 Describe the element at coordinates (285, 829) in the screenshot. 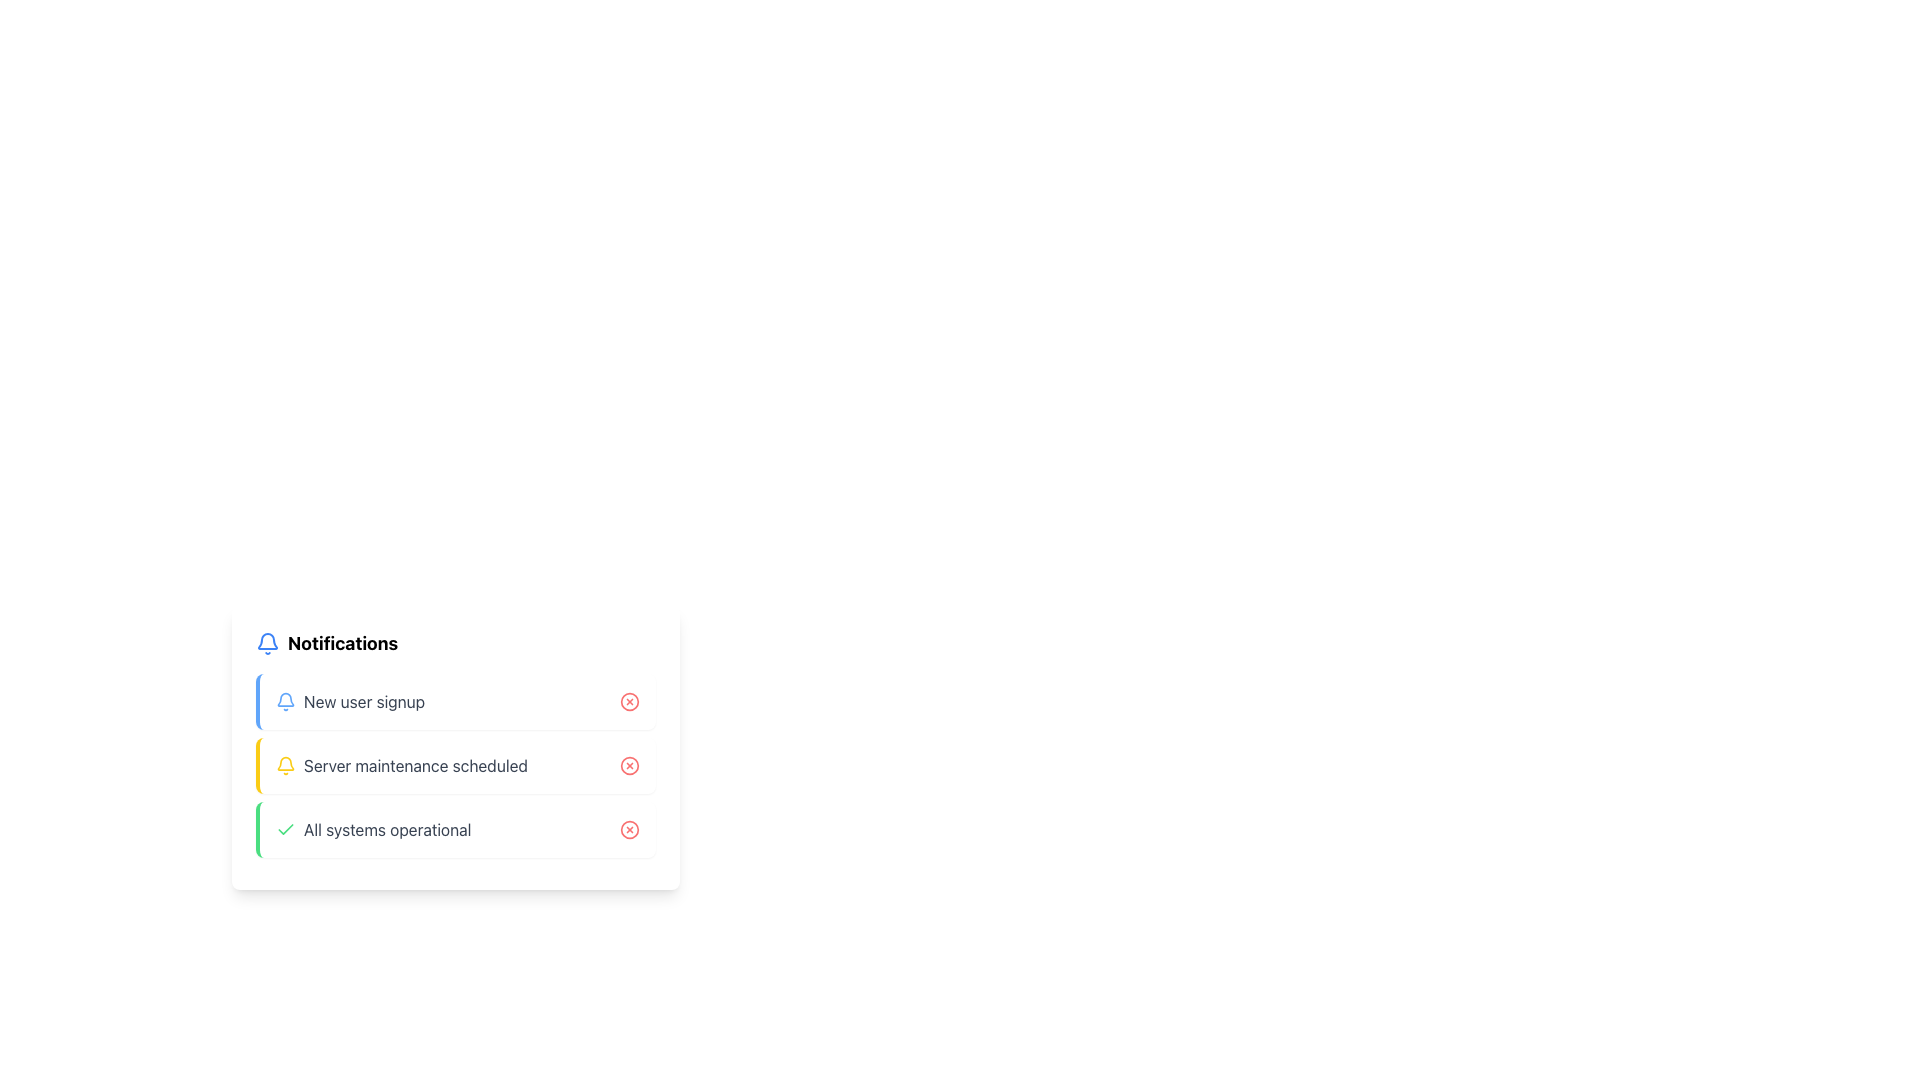

I see `the positive status icon located on the rightmost side of the green-bordered notification entry titled 'All systems operational'` at that location.